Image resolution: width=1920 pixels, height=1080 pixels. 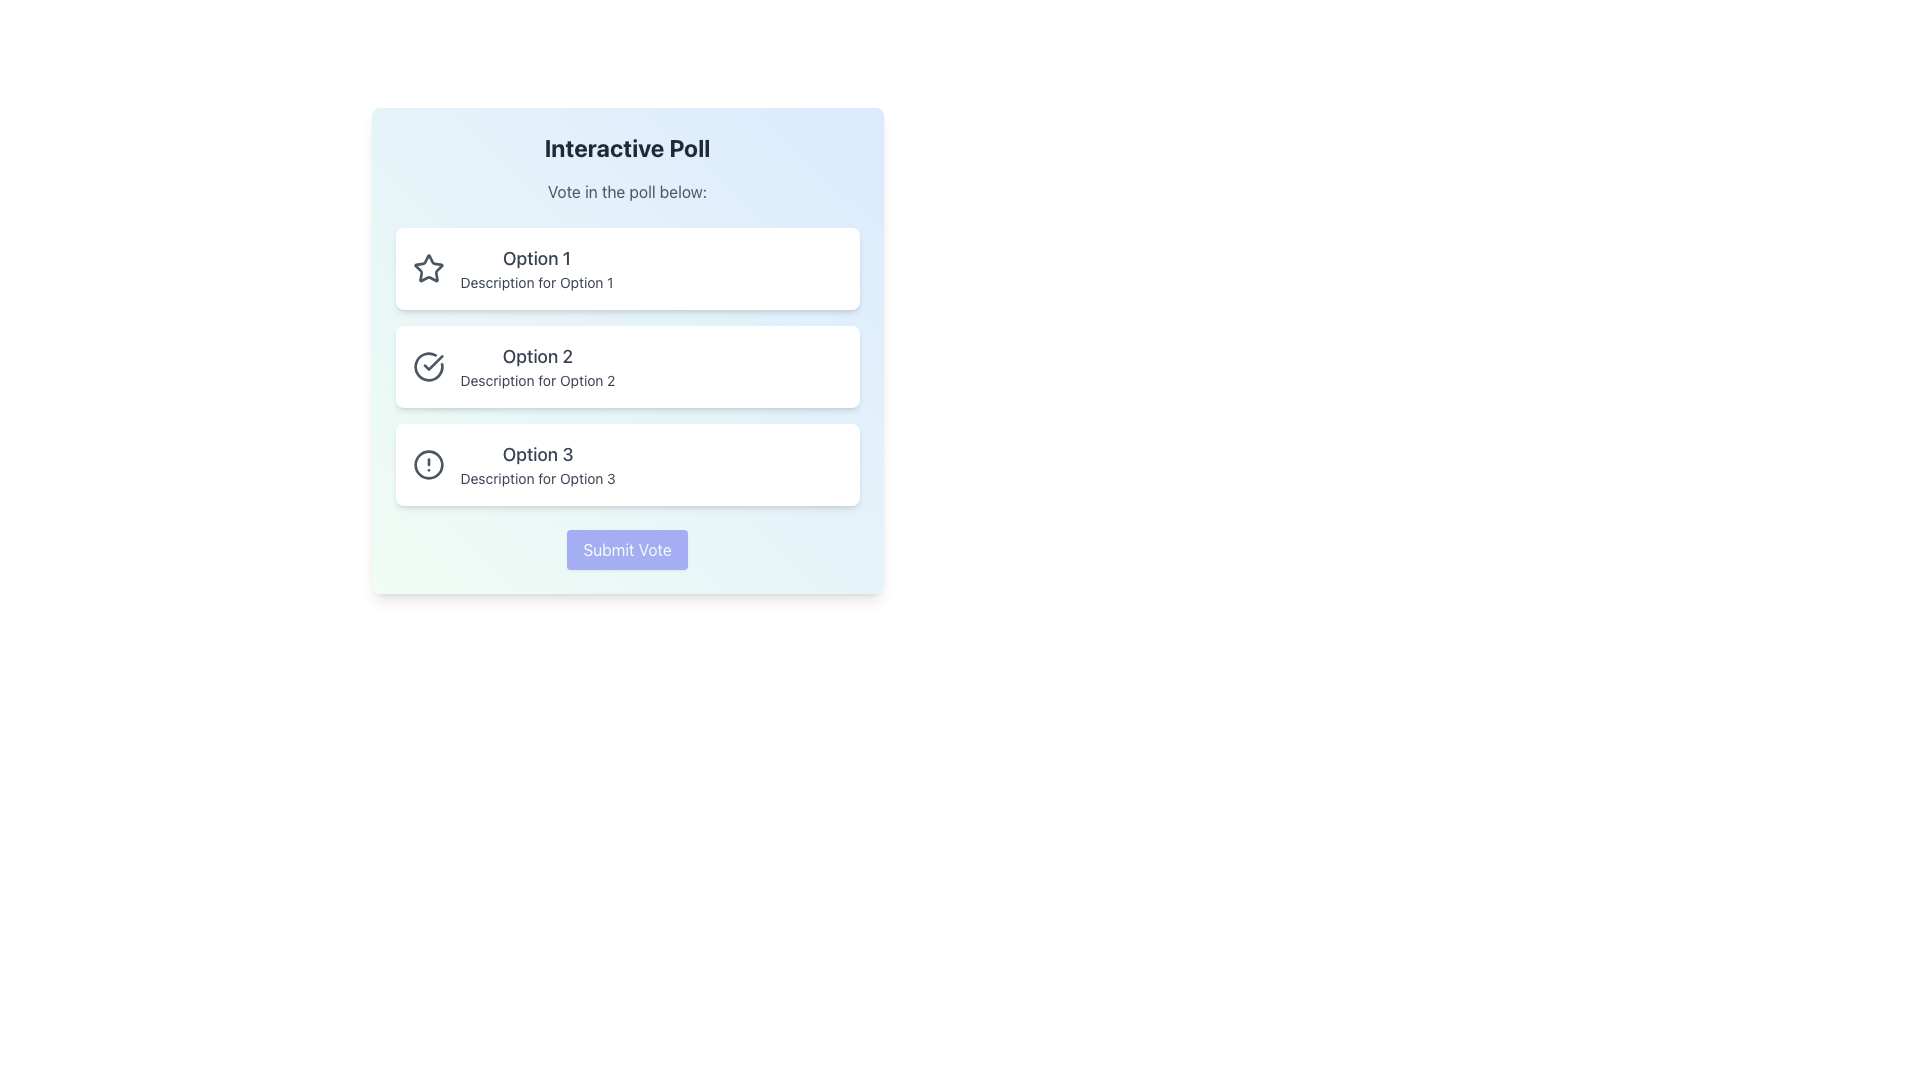 What do you see at coordinates (626, 465) in the screenshot?
I see `the third interactive card in the vertical list of options` at bounding box center [626, 465].